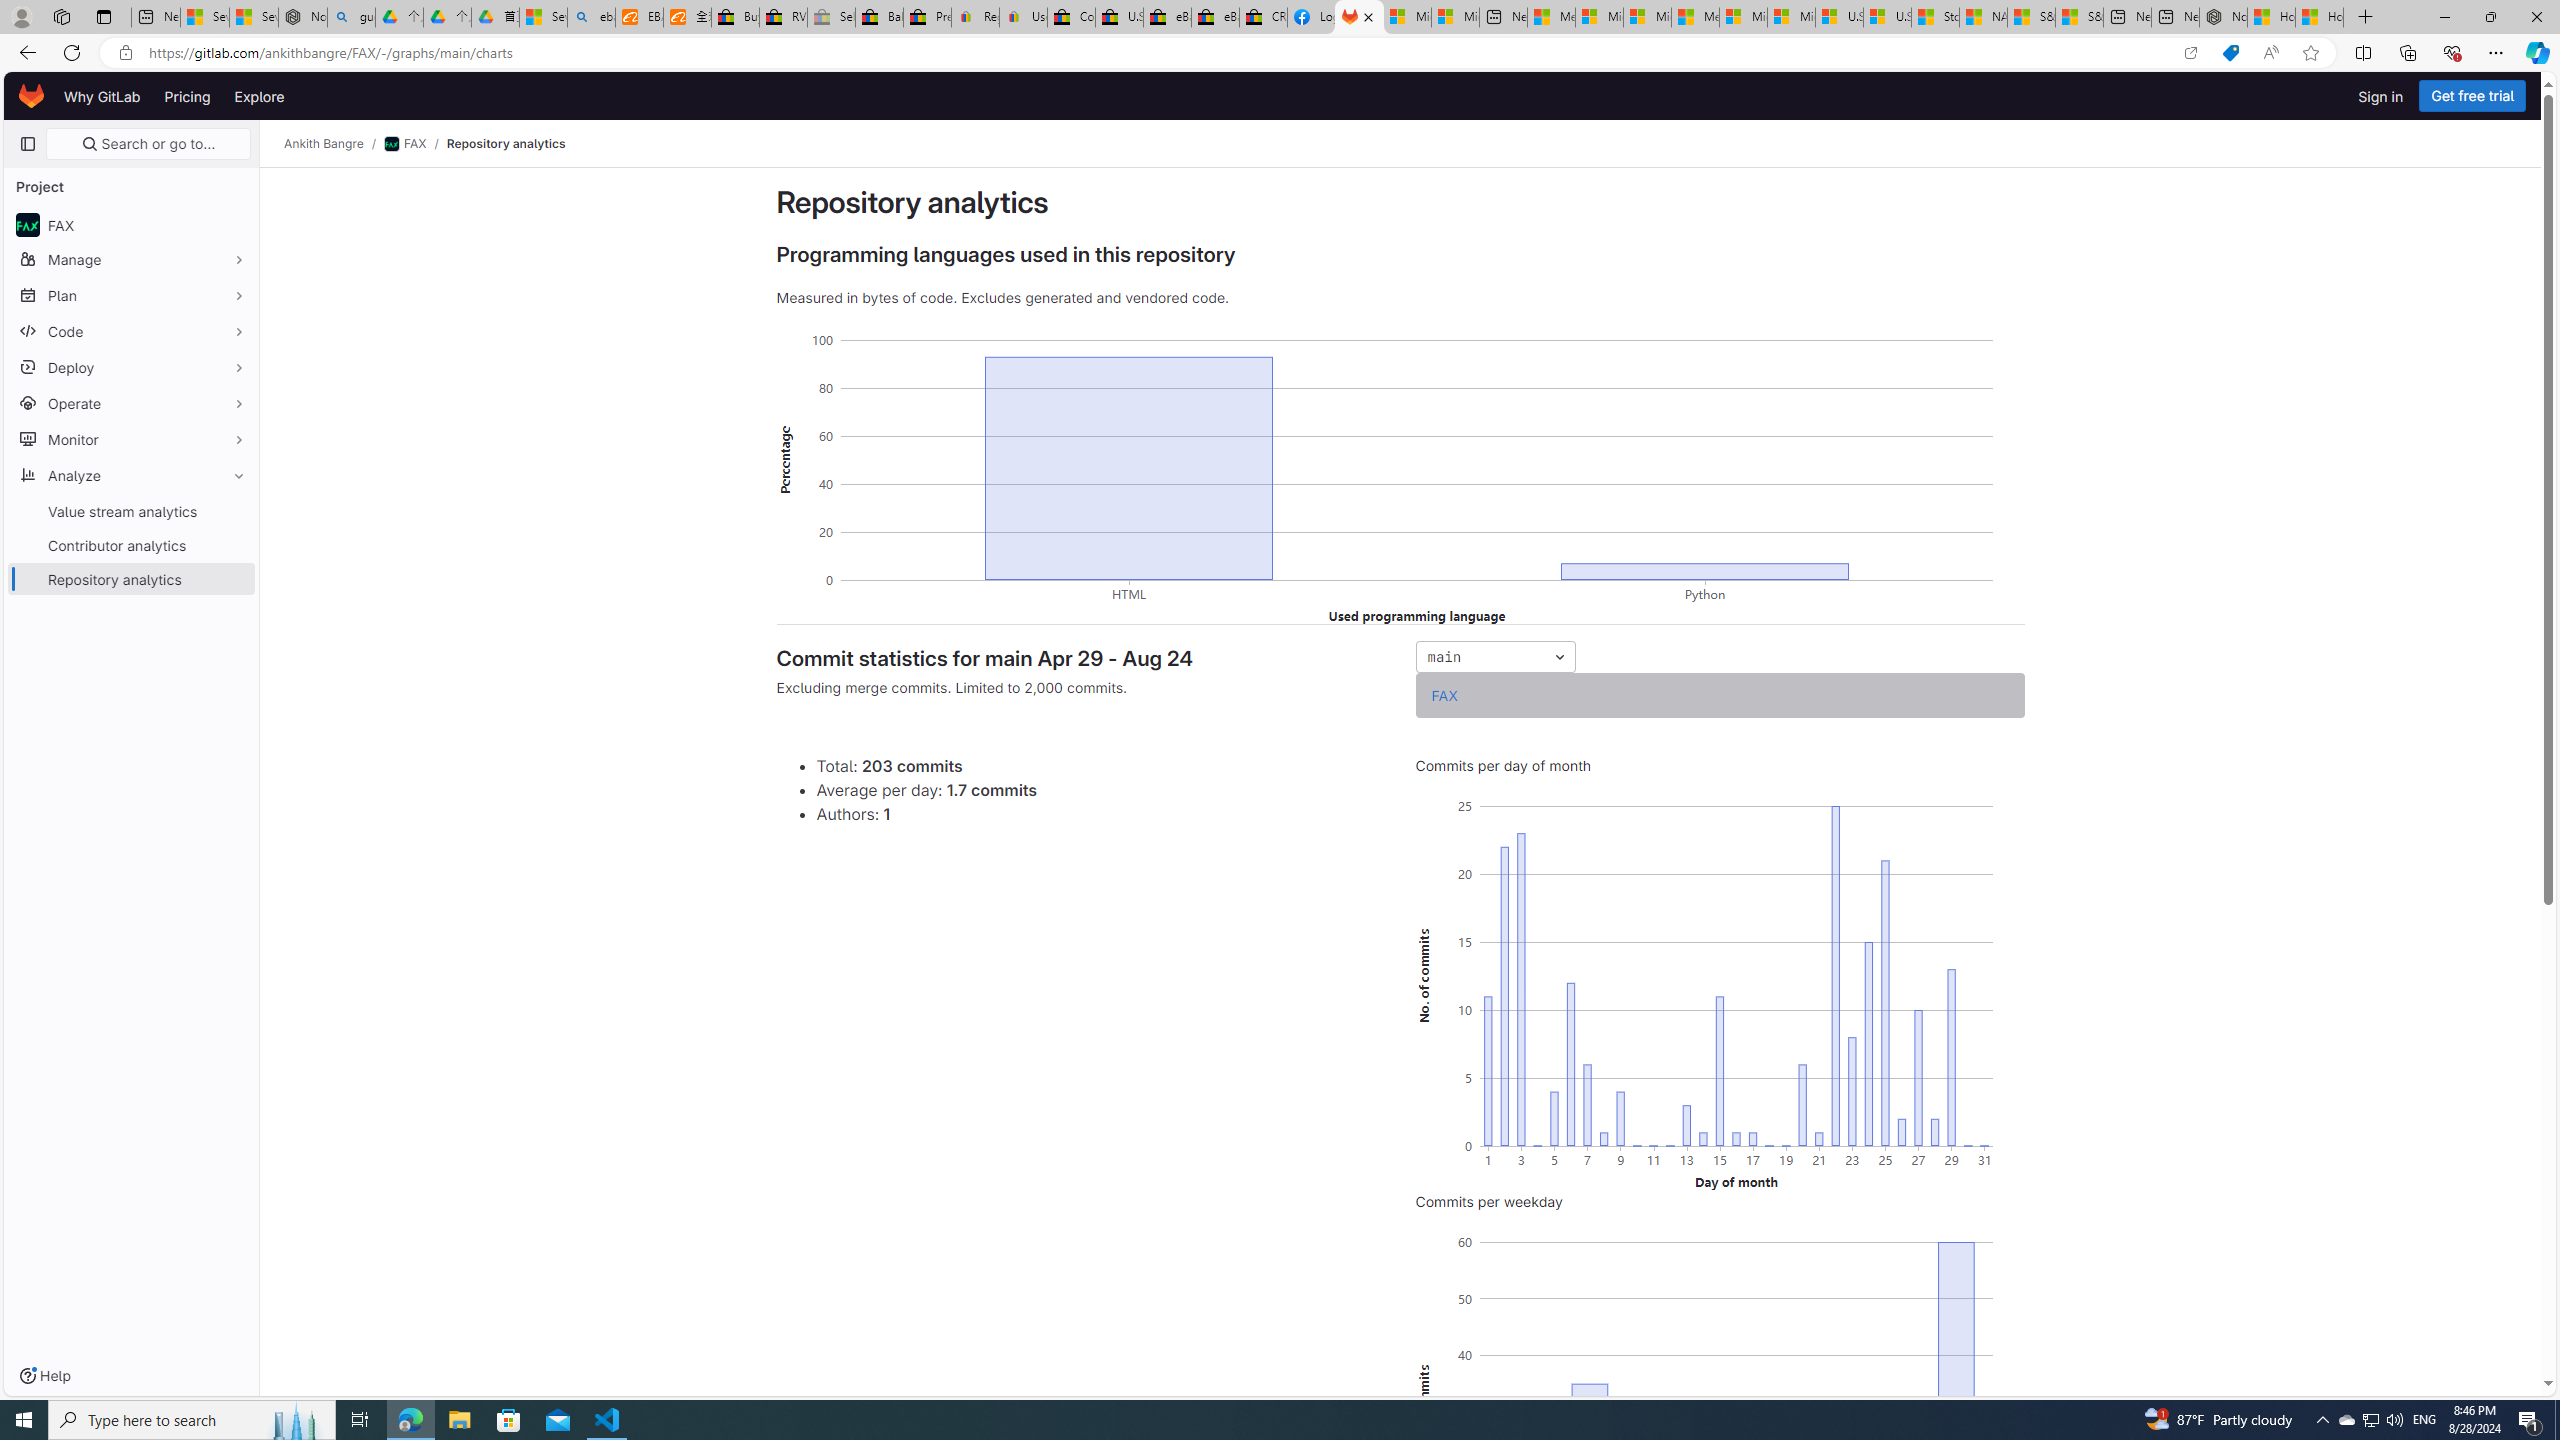 The image size is (2560, 1440). Describe the element at coordinates (130, 367) in the screenshot. I see `'Deploy'` at that location.